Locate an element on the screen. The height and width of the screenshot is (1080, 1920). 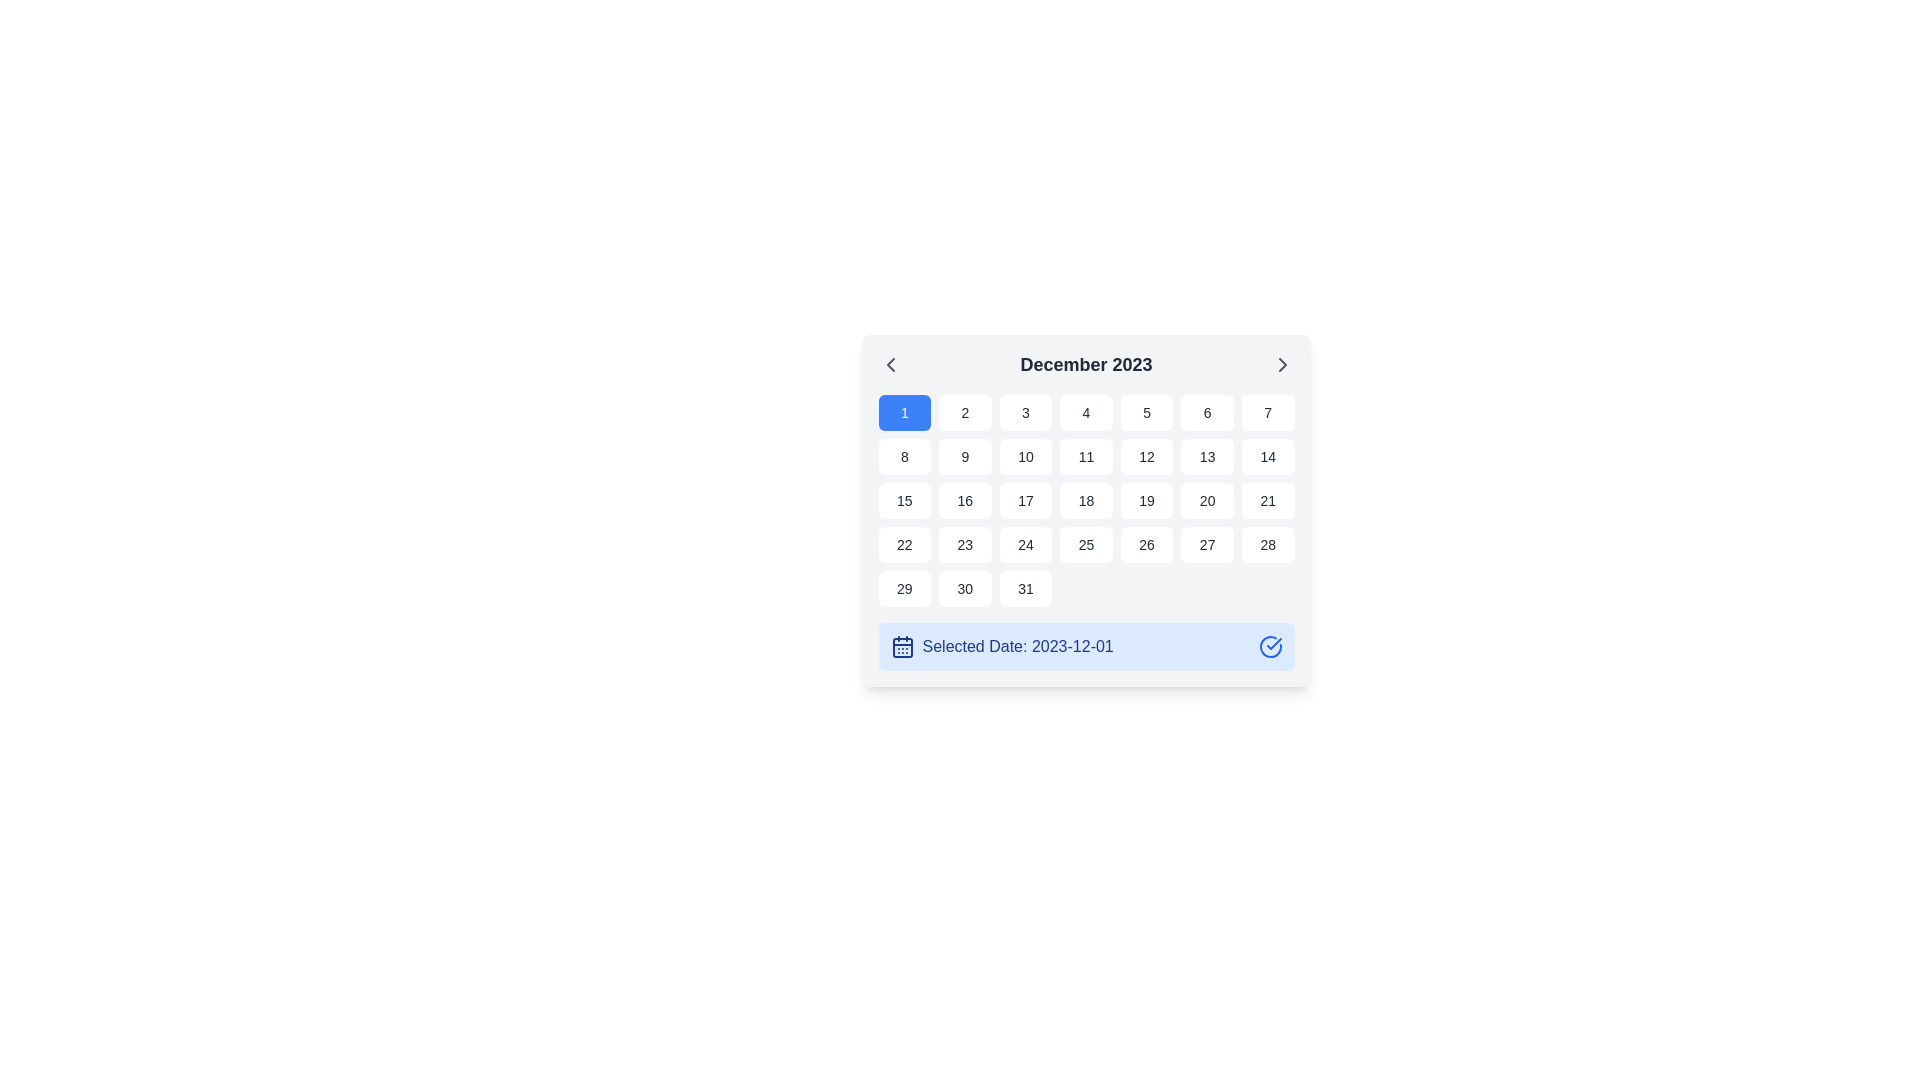
the text component displaying 'Selected Date: 2023-12-01' with a calendar icon on the left, located in a light blue background box at the bottom of the calendar interface is located at coordinates (1002, 647).